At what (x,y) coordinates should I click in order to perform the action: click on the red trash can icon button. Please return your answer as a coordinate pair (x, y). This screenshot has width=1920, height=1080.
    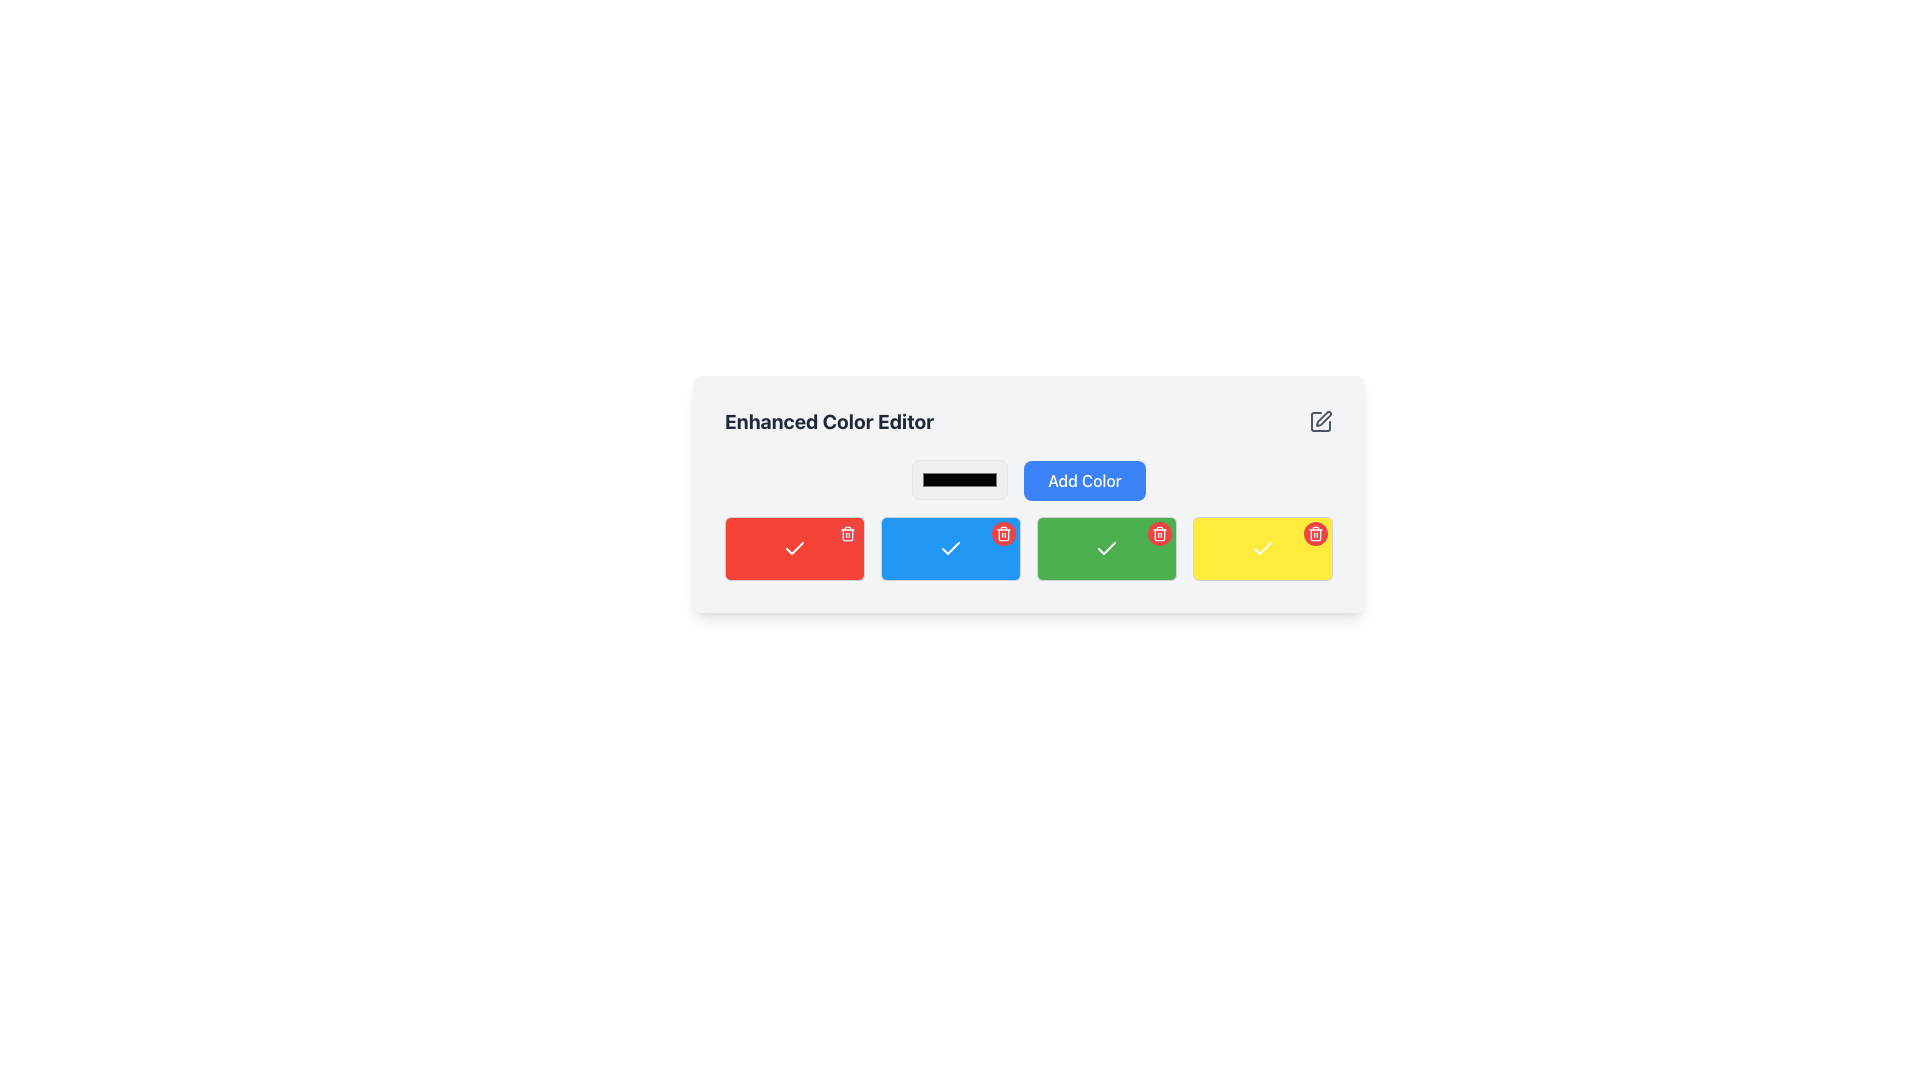
    Looking at the image, I should click on (848, 532).